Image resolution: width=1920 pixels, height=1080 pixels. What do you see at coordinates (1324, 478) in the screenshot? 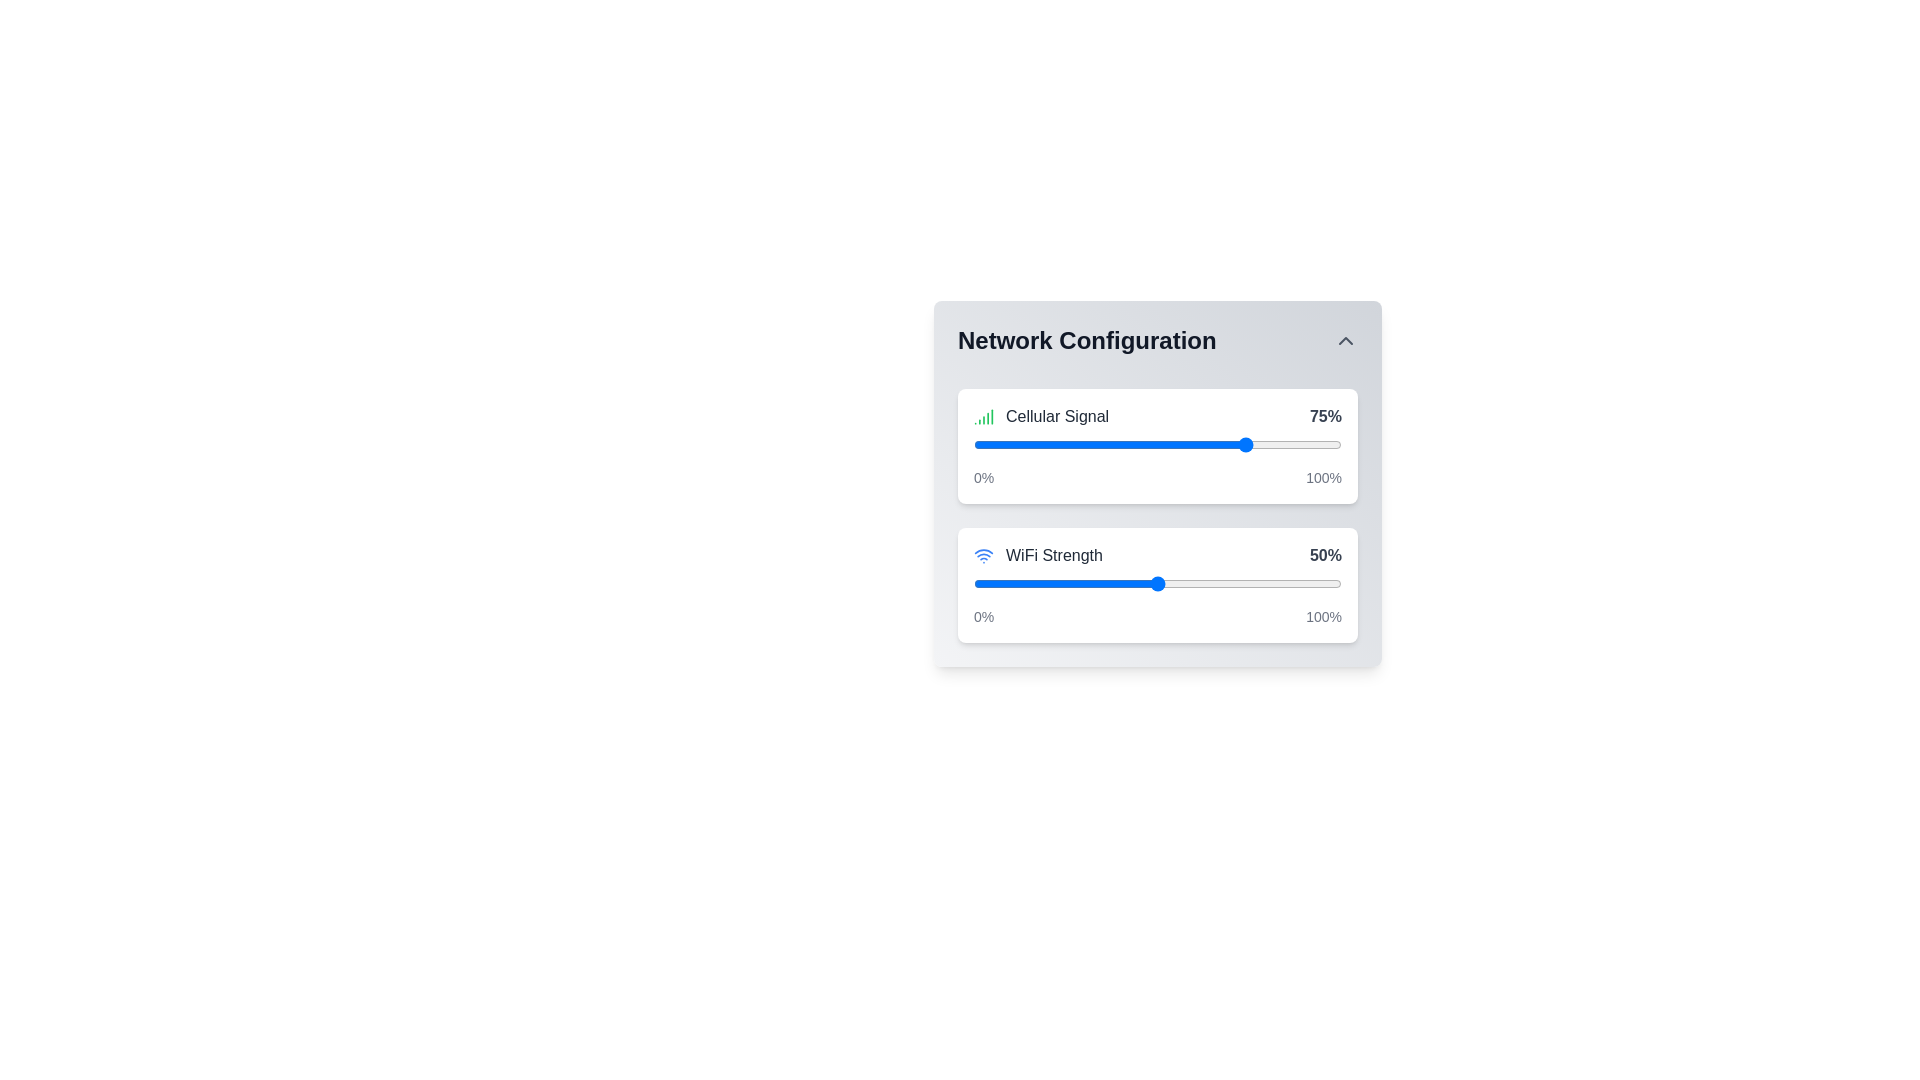
I see `the text label indicating '100%' at the far-right side of the slider` at bounding box center [1324, 478].